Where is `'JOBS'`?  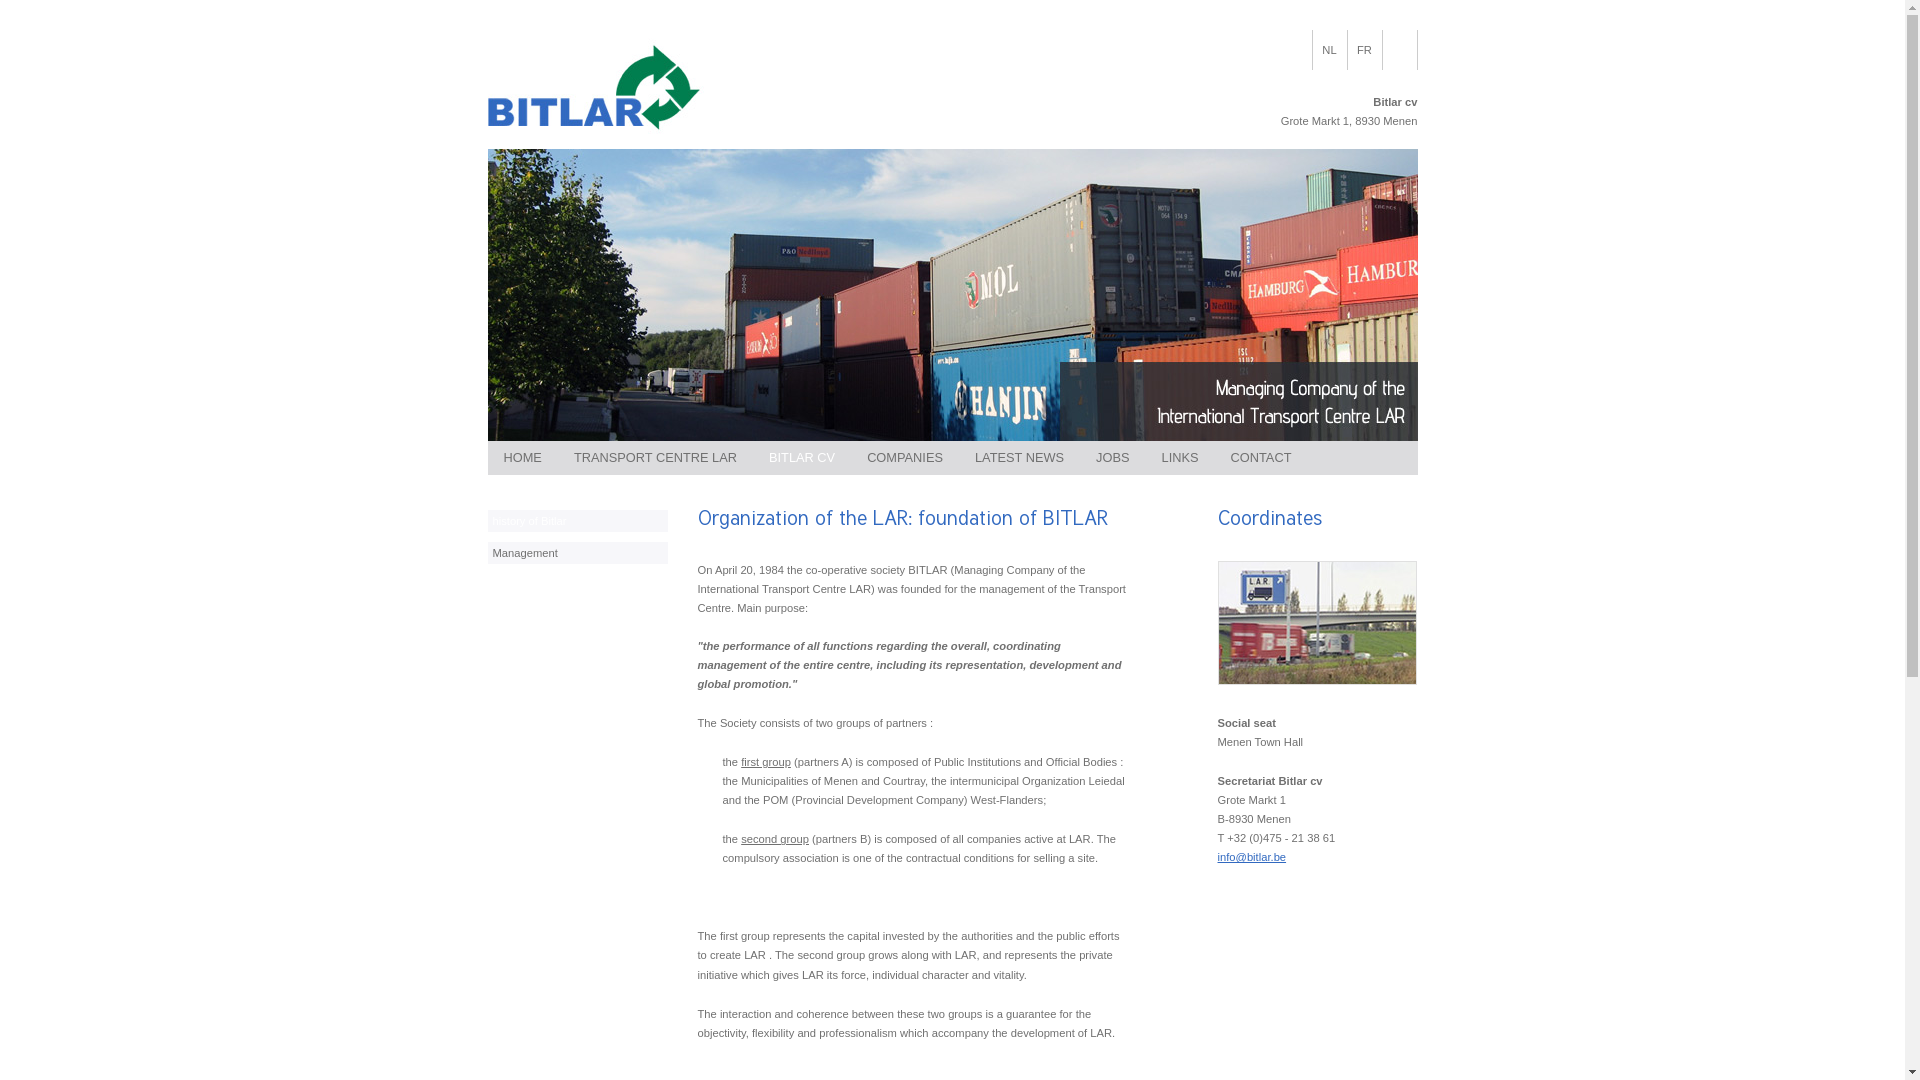
'JOBS' is located at coordinates (1111, 458).